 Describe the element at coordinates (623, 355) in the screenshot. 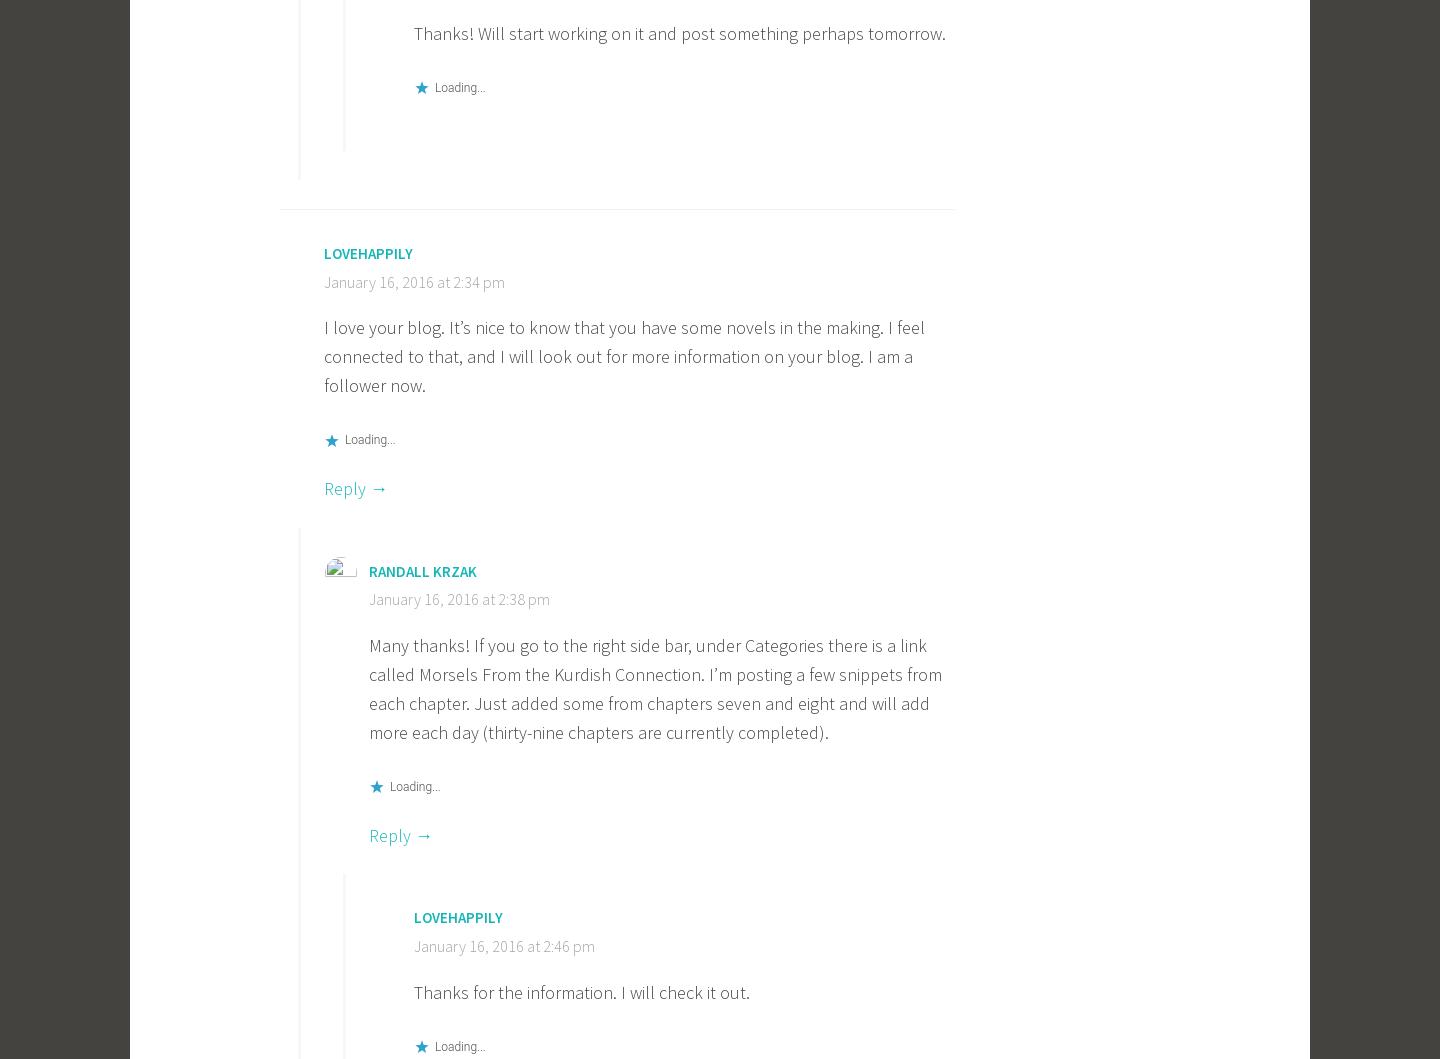

I see `'I love your blog. It’s nice to know that you have some novels in the making. I feel connected to that, and I will look out for more information on your blog. I am a follower now.'` at that location.